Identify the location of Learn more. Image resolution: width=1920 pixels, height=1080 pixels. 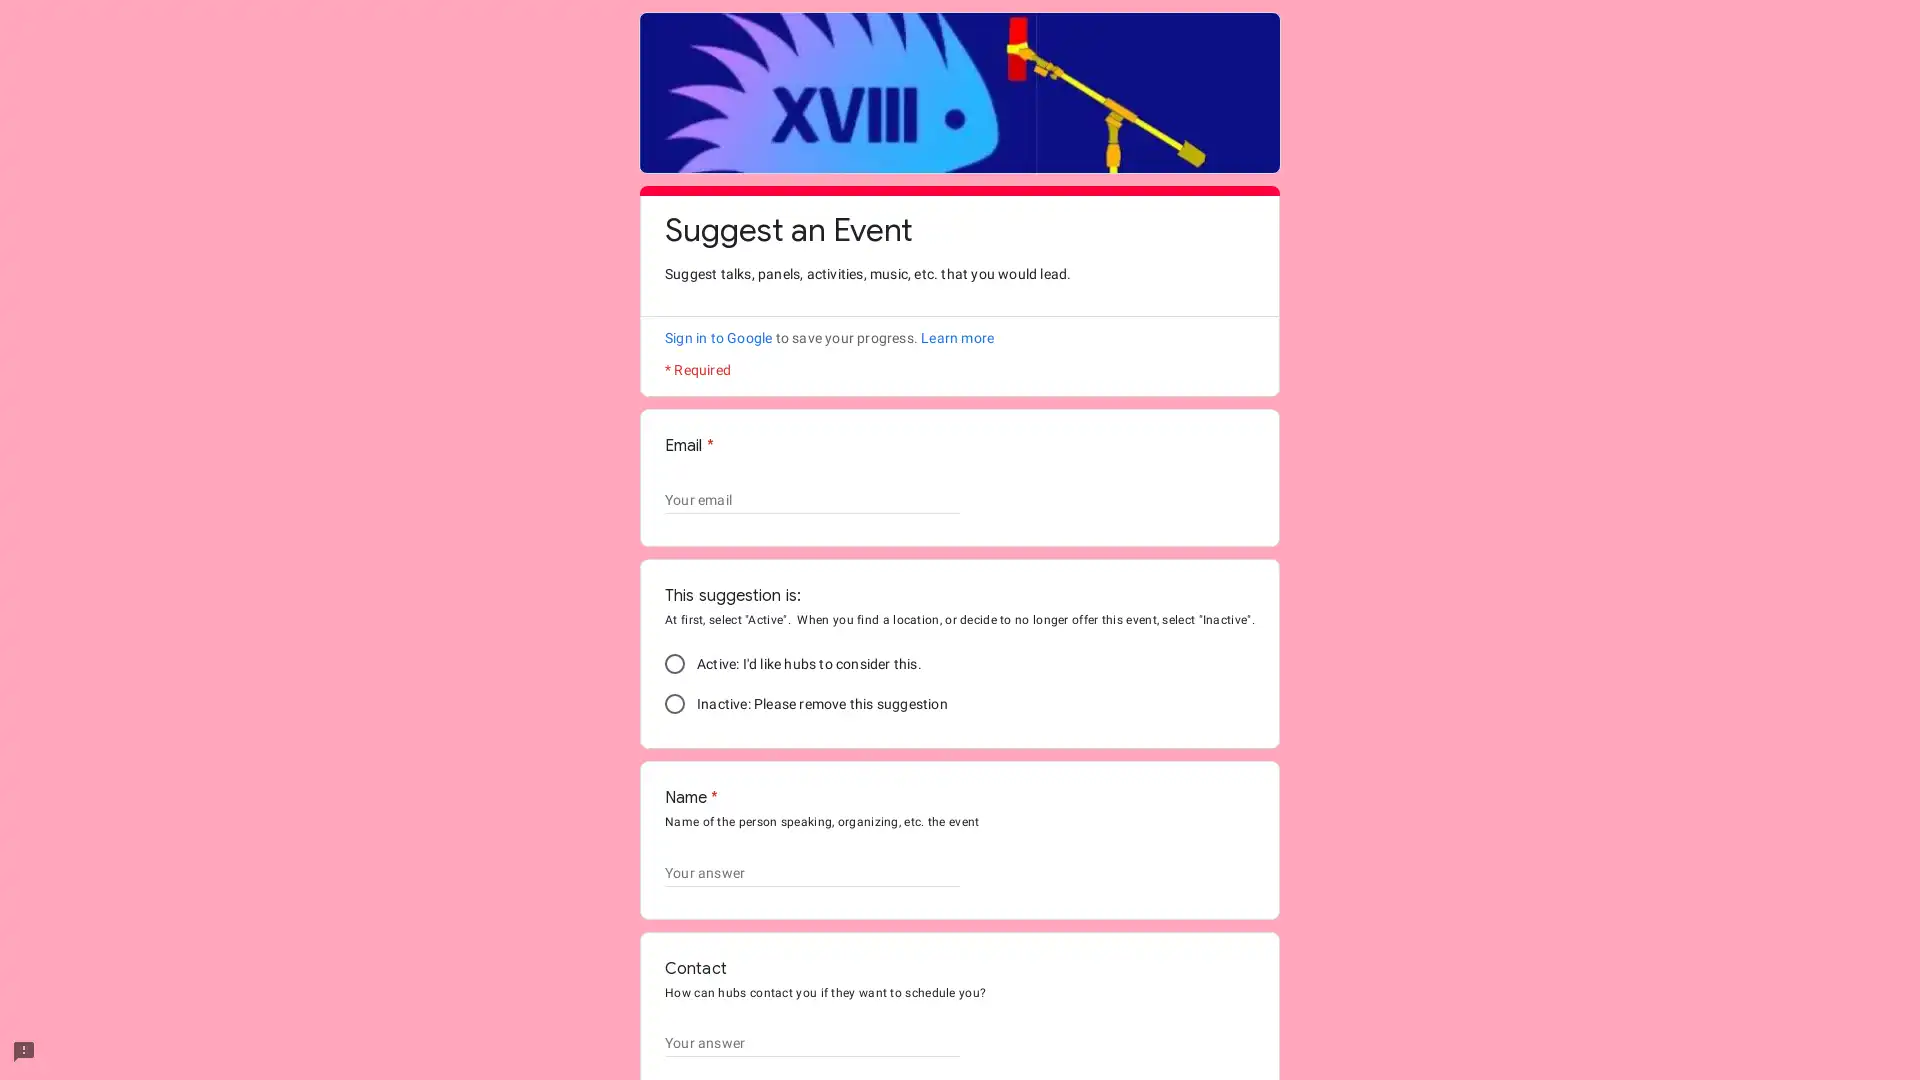
(956, 337).